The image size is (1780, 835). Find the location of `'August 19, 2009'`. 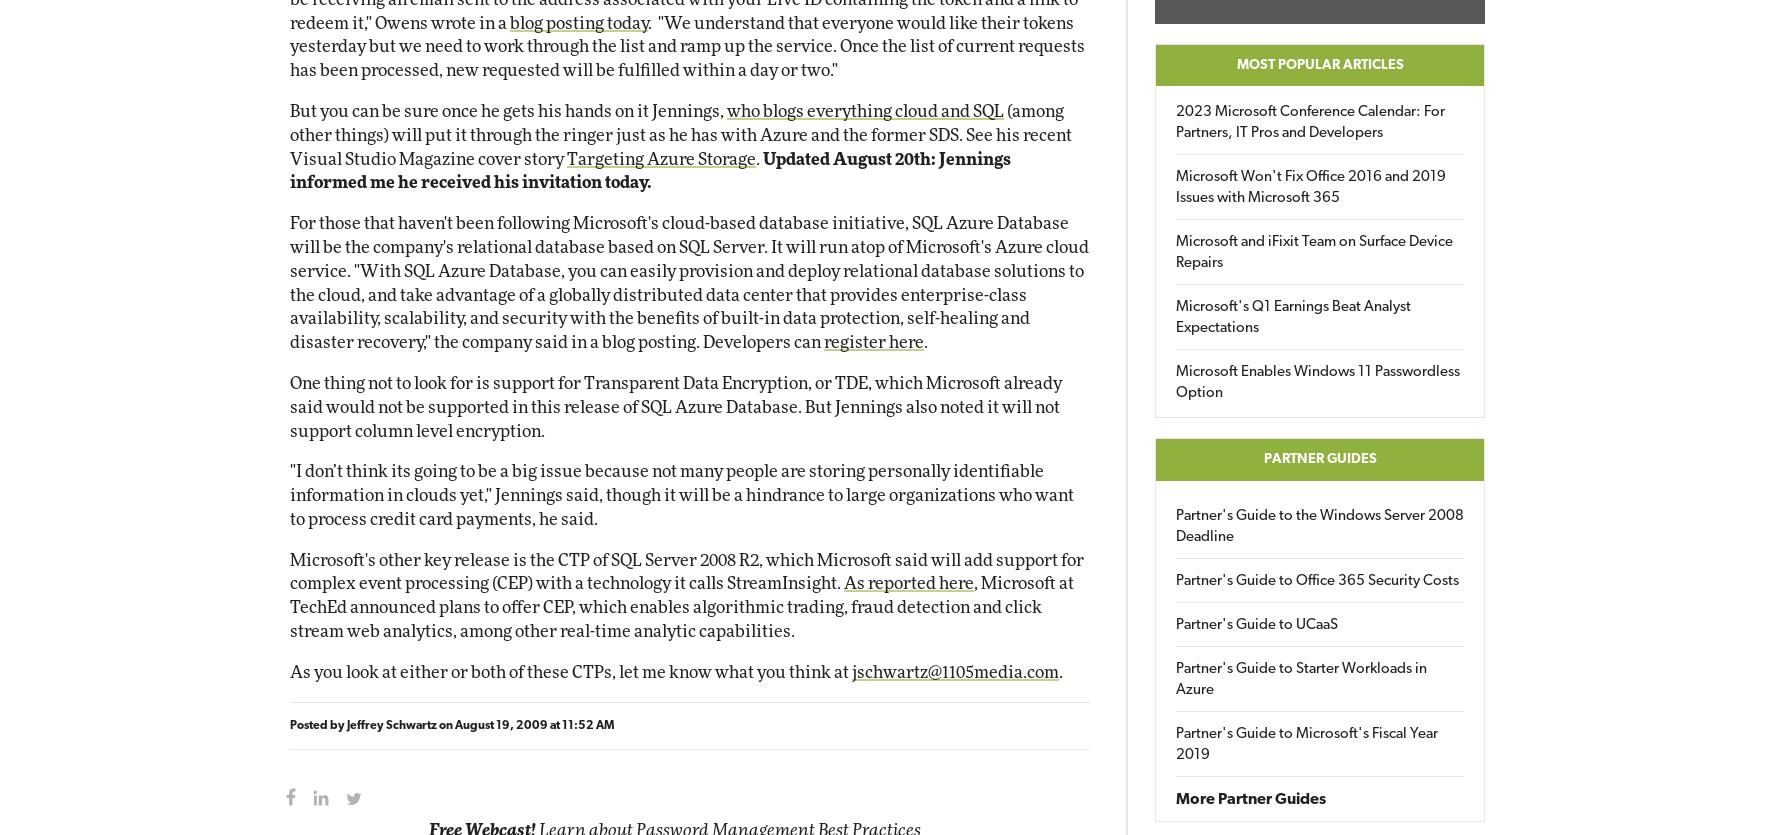

'August 19, 2009' is located at coordinates (501, 725).